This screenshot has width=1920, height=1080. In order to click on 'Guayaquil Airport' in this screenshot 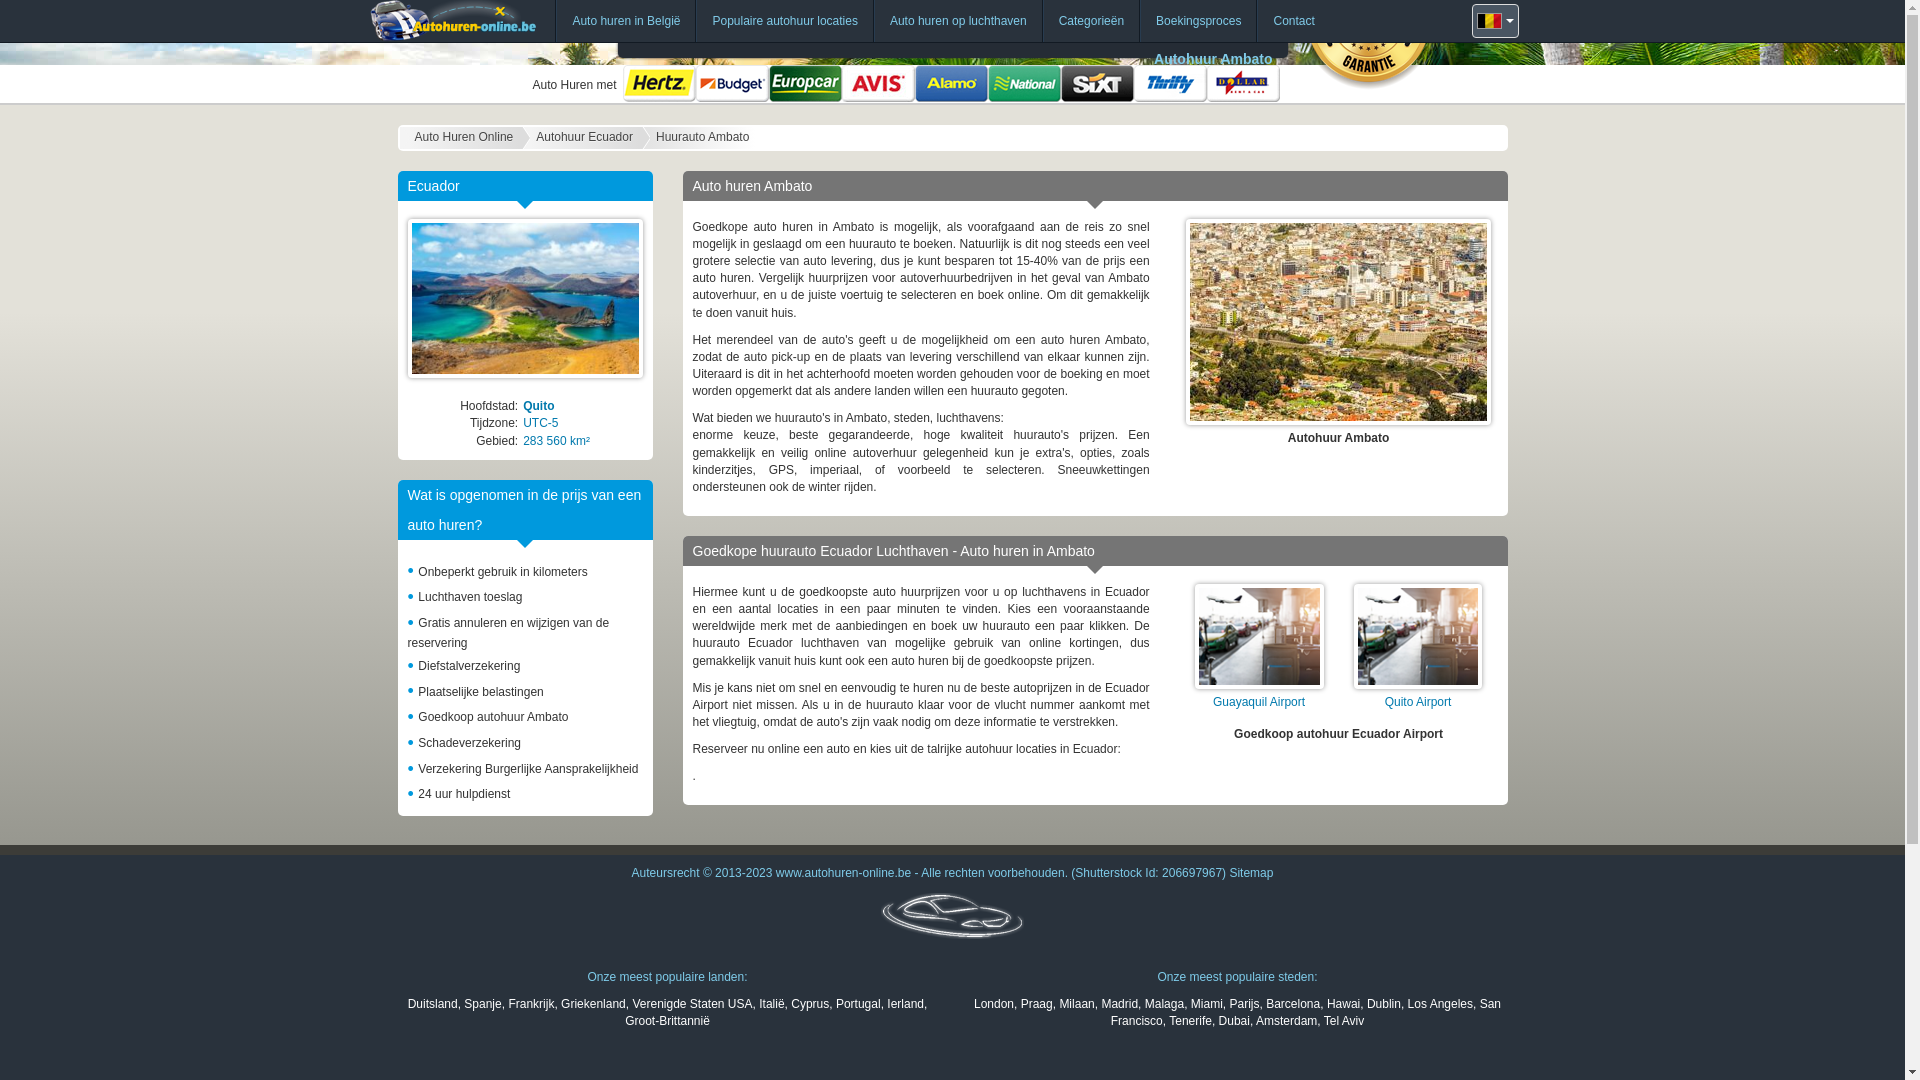, I will do `click(1257, 701)`.